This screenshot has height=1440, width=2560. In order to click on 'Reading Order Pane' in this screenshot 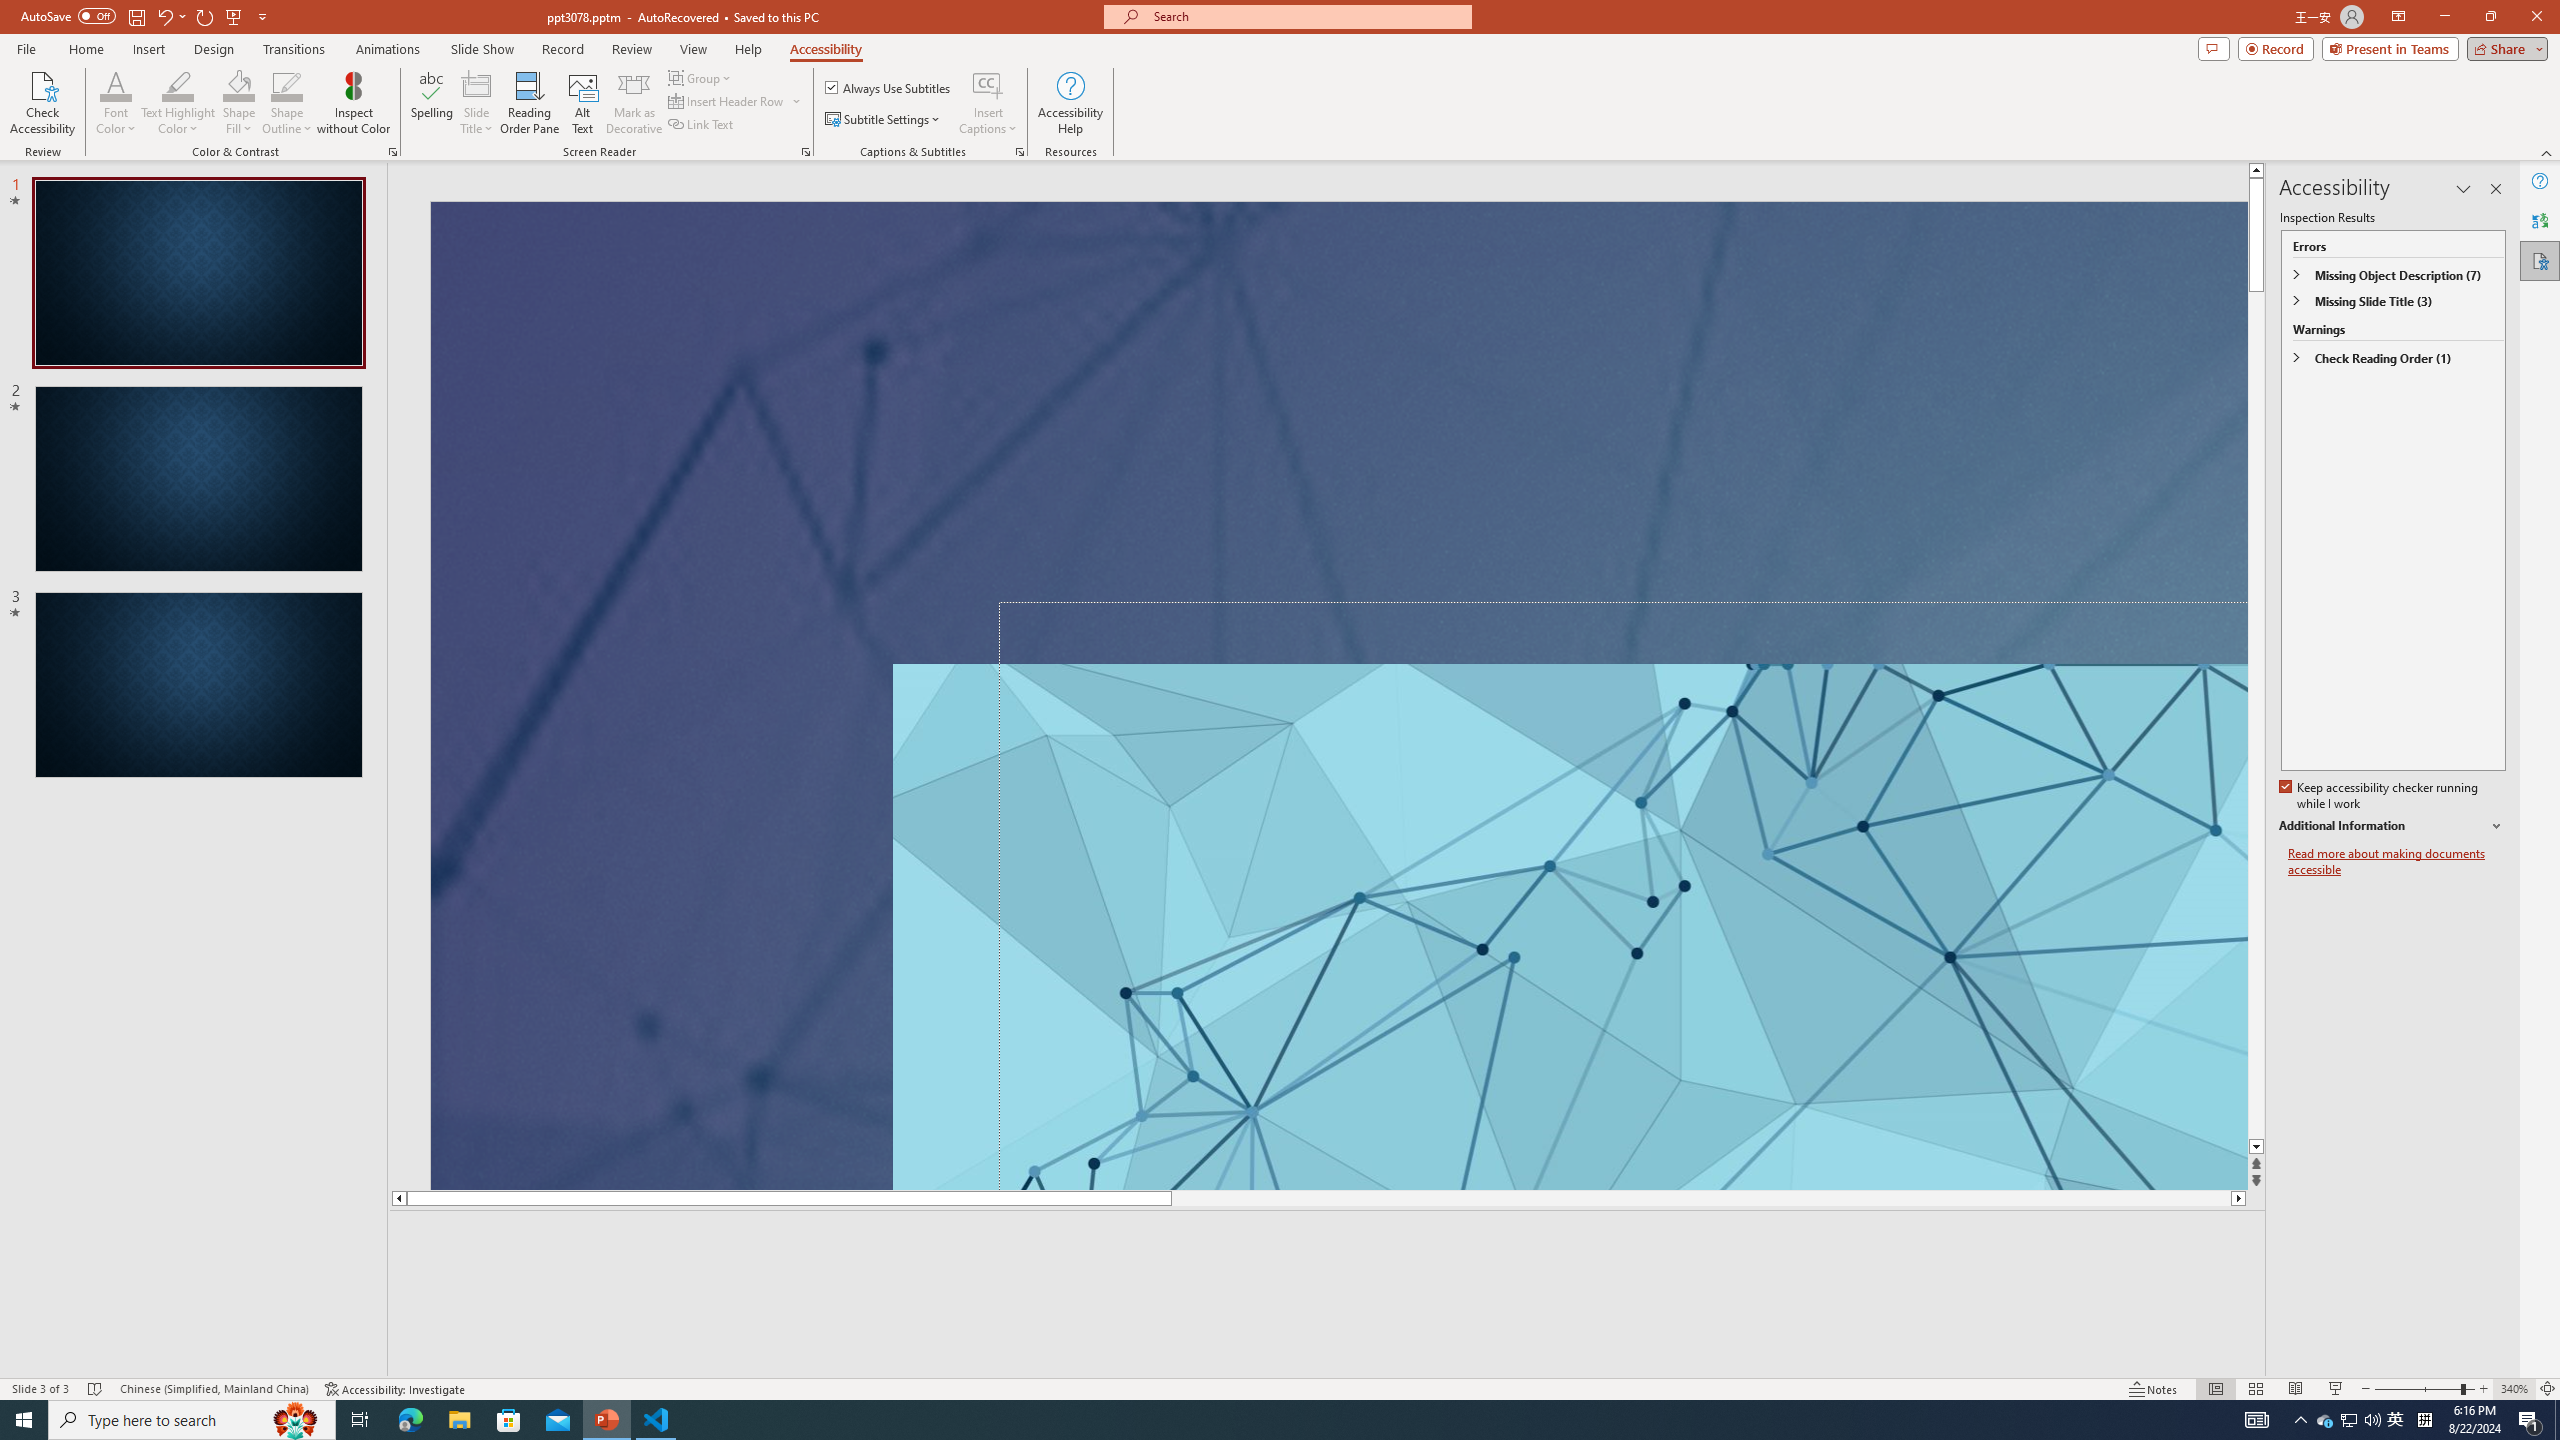, I will do `click(530, 103)`.